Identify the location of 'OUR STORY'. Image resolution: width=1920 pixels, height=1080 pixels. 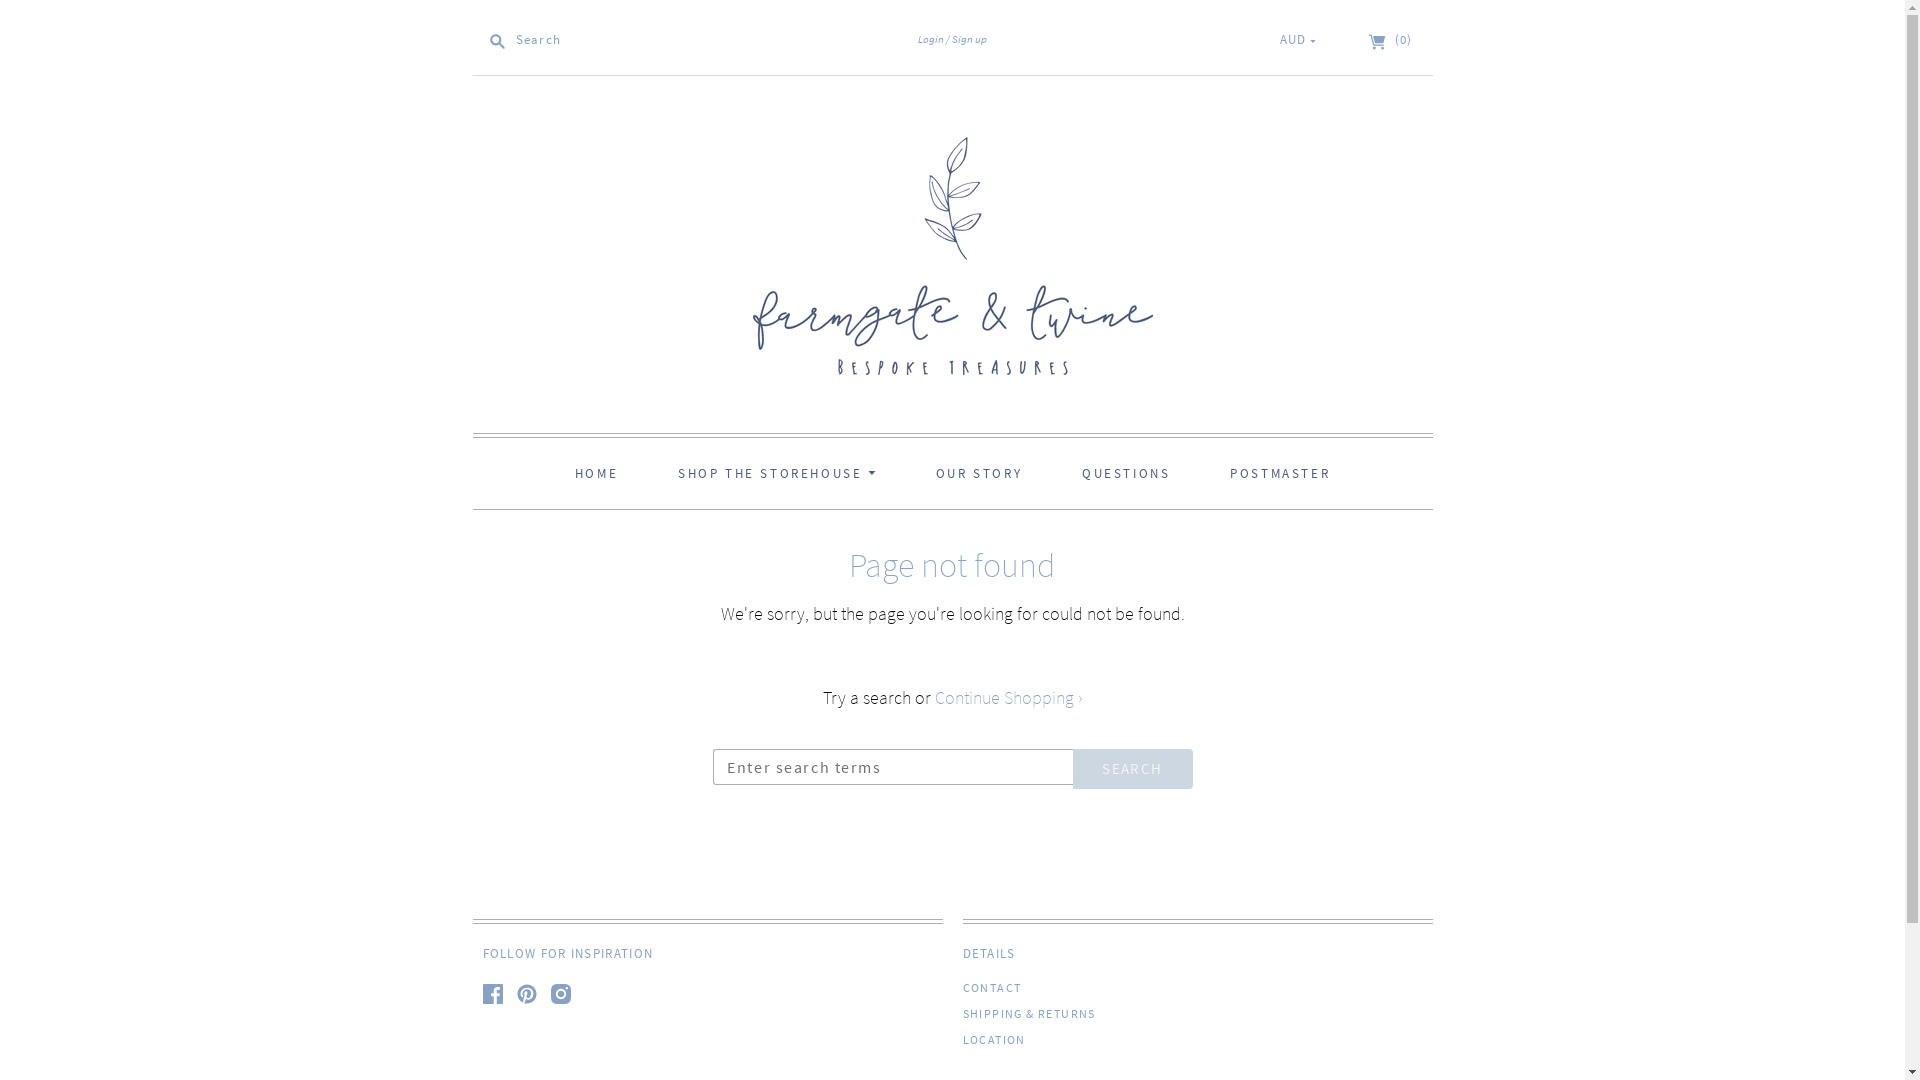
(979, 473).